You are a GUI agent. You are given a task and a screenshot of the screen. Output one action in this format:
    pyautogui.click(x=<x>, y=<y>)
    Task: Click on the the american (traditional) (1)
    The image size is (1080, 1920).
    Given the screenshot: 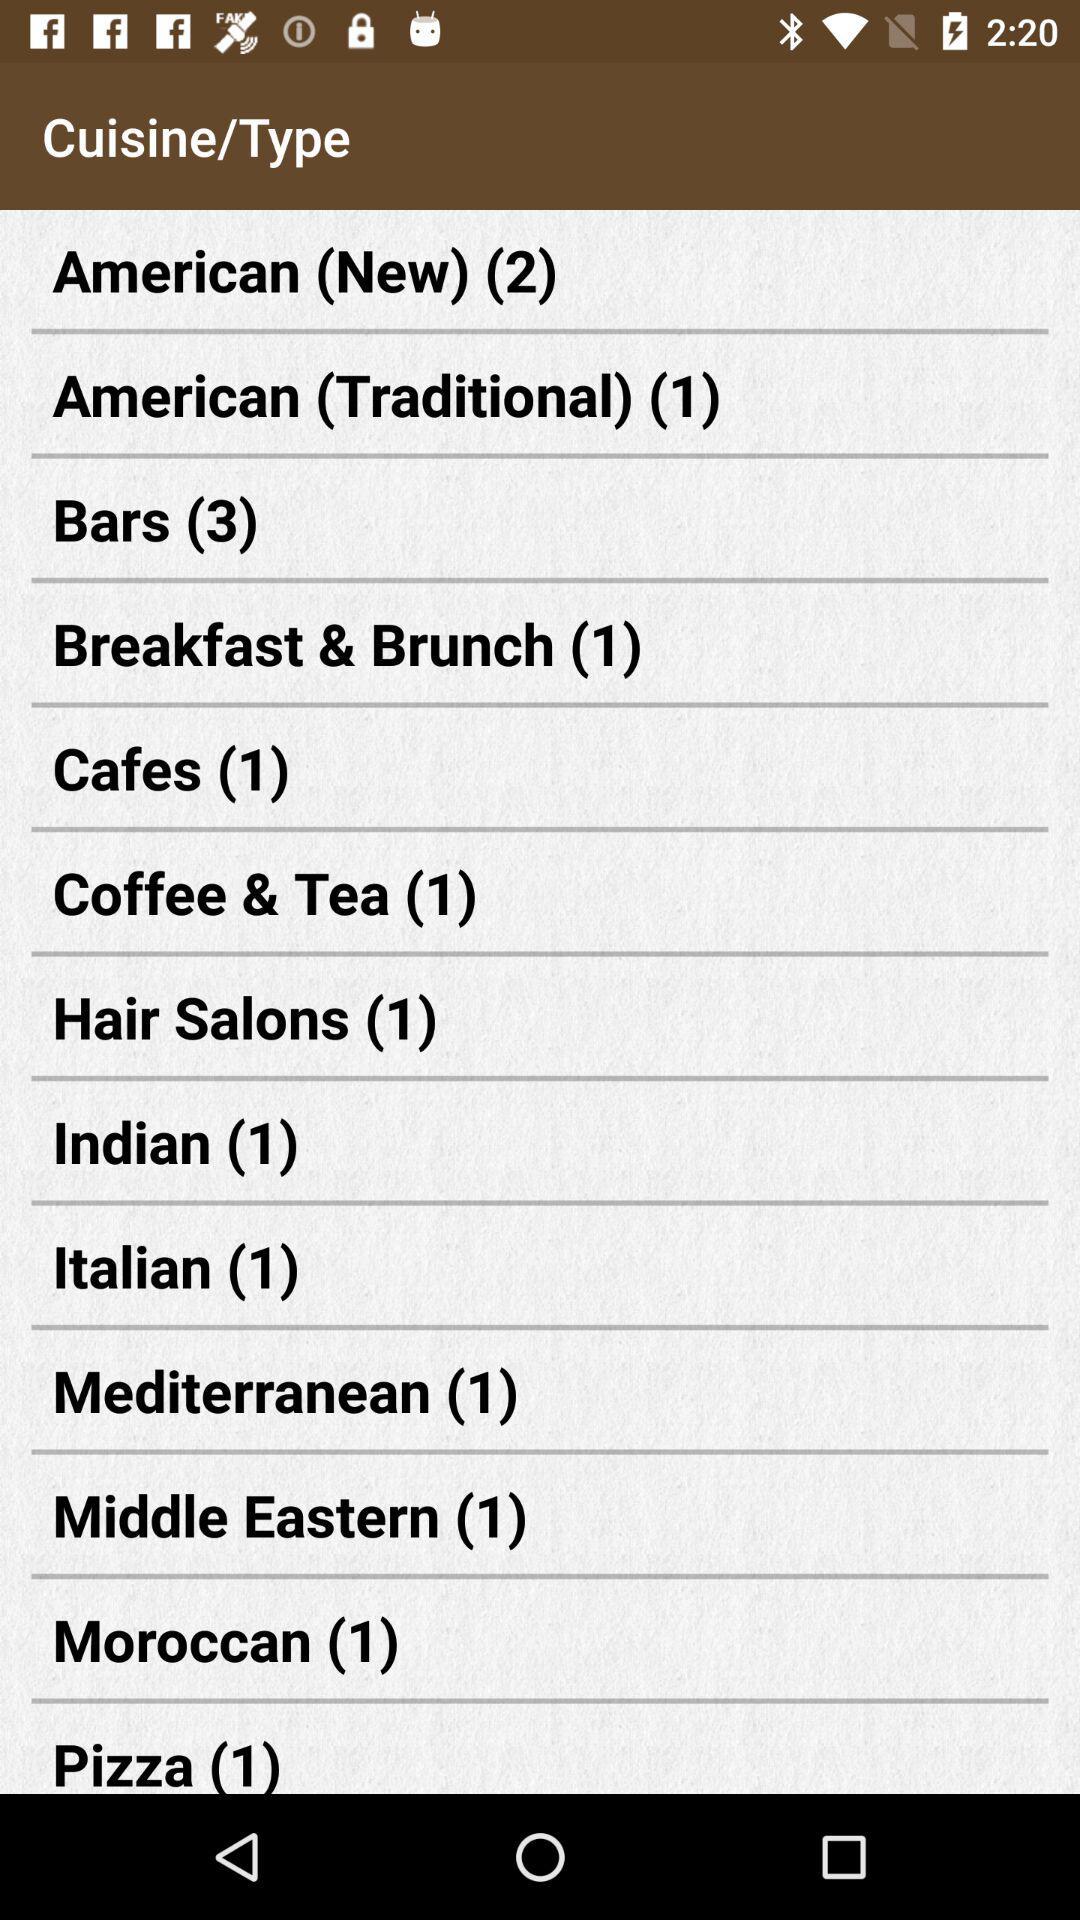 What is the action you would take?
    pyautogui.click(x=540, y=394)
    